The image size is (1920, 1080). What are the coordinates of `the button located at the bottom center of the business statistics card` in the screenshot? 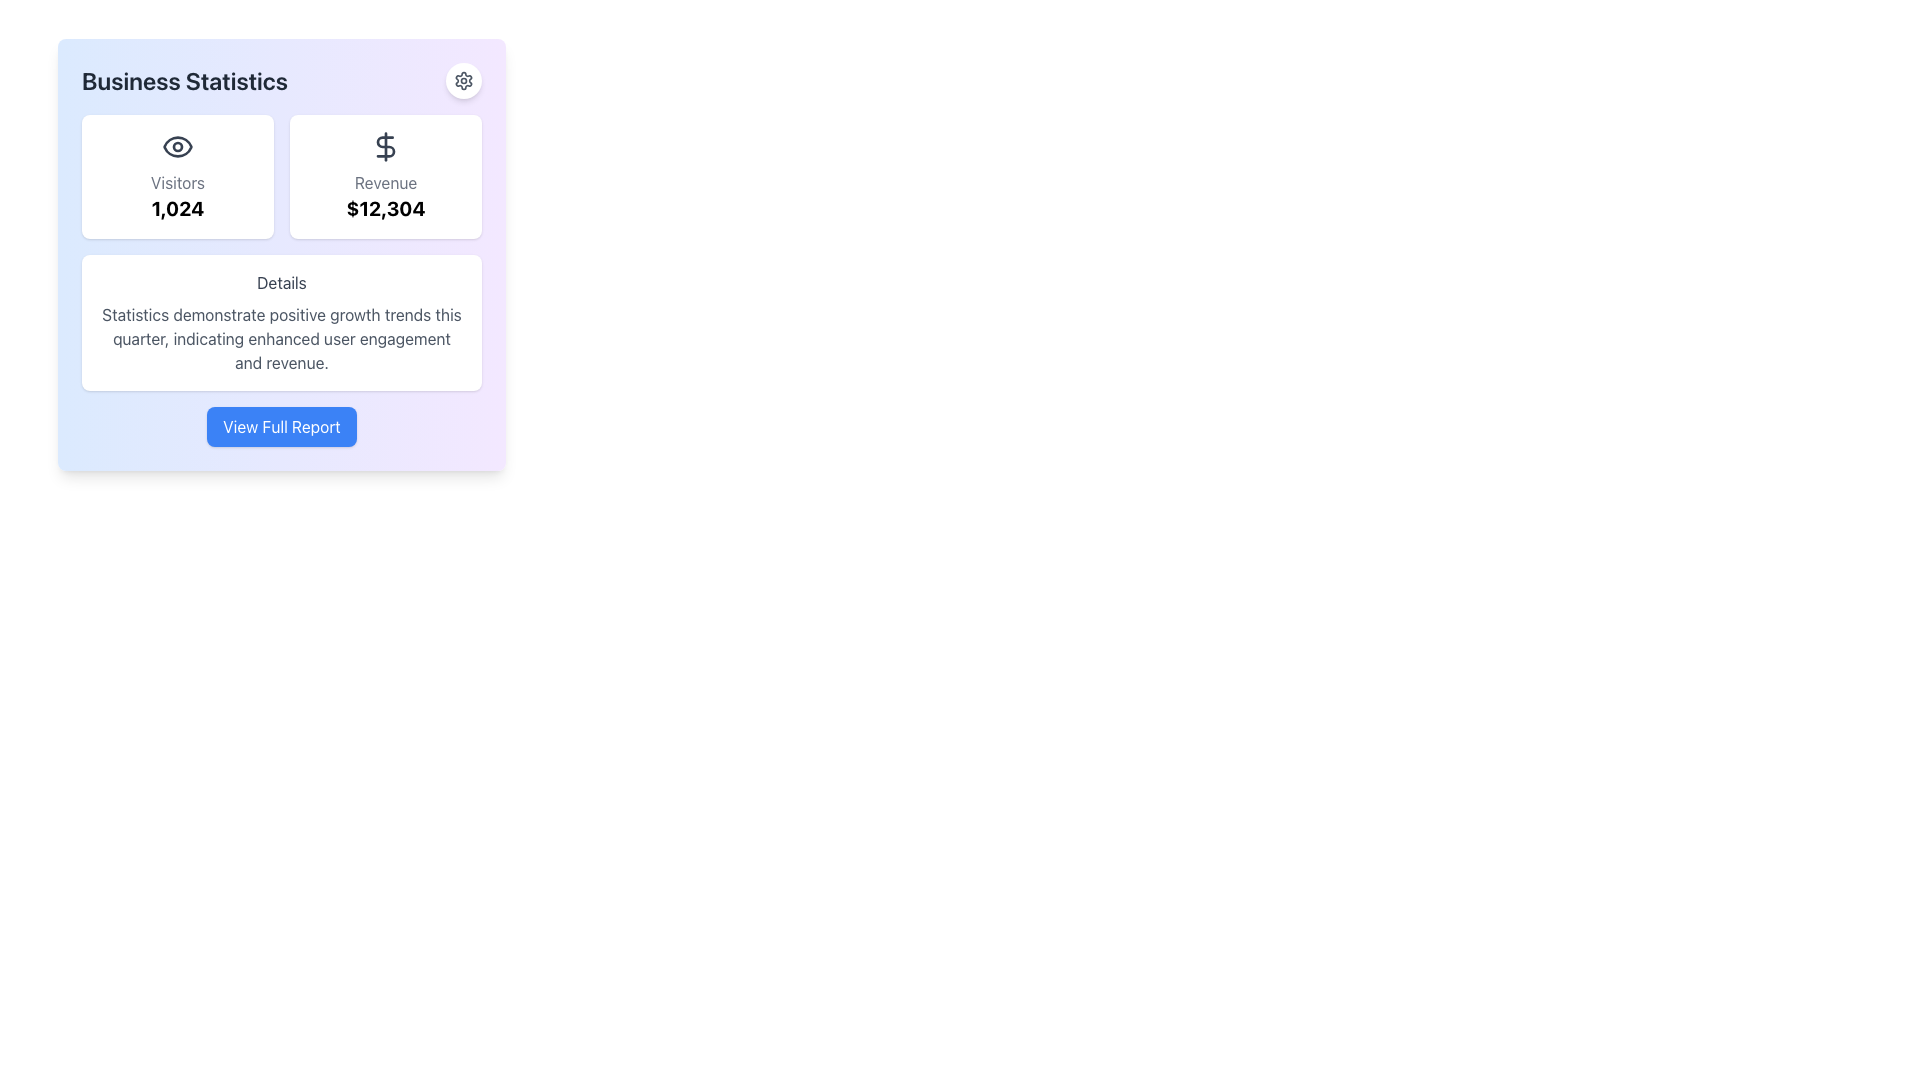 It's located at (281, 426).